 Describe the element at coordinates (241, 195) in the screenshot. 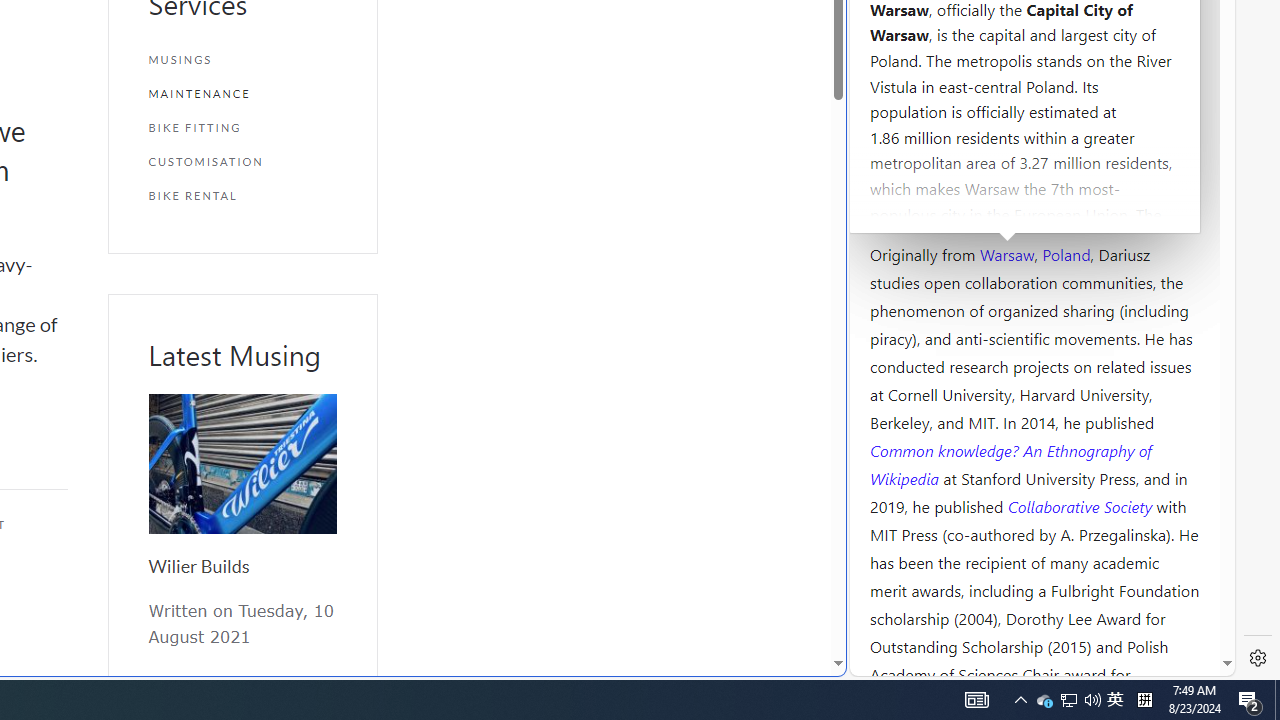

I see `'BIKE RENTAL'` at that location.